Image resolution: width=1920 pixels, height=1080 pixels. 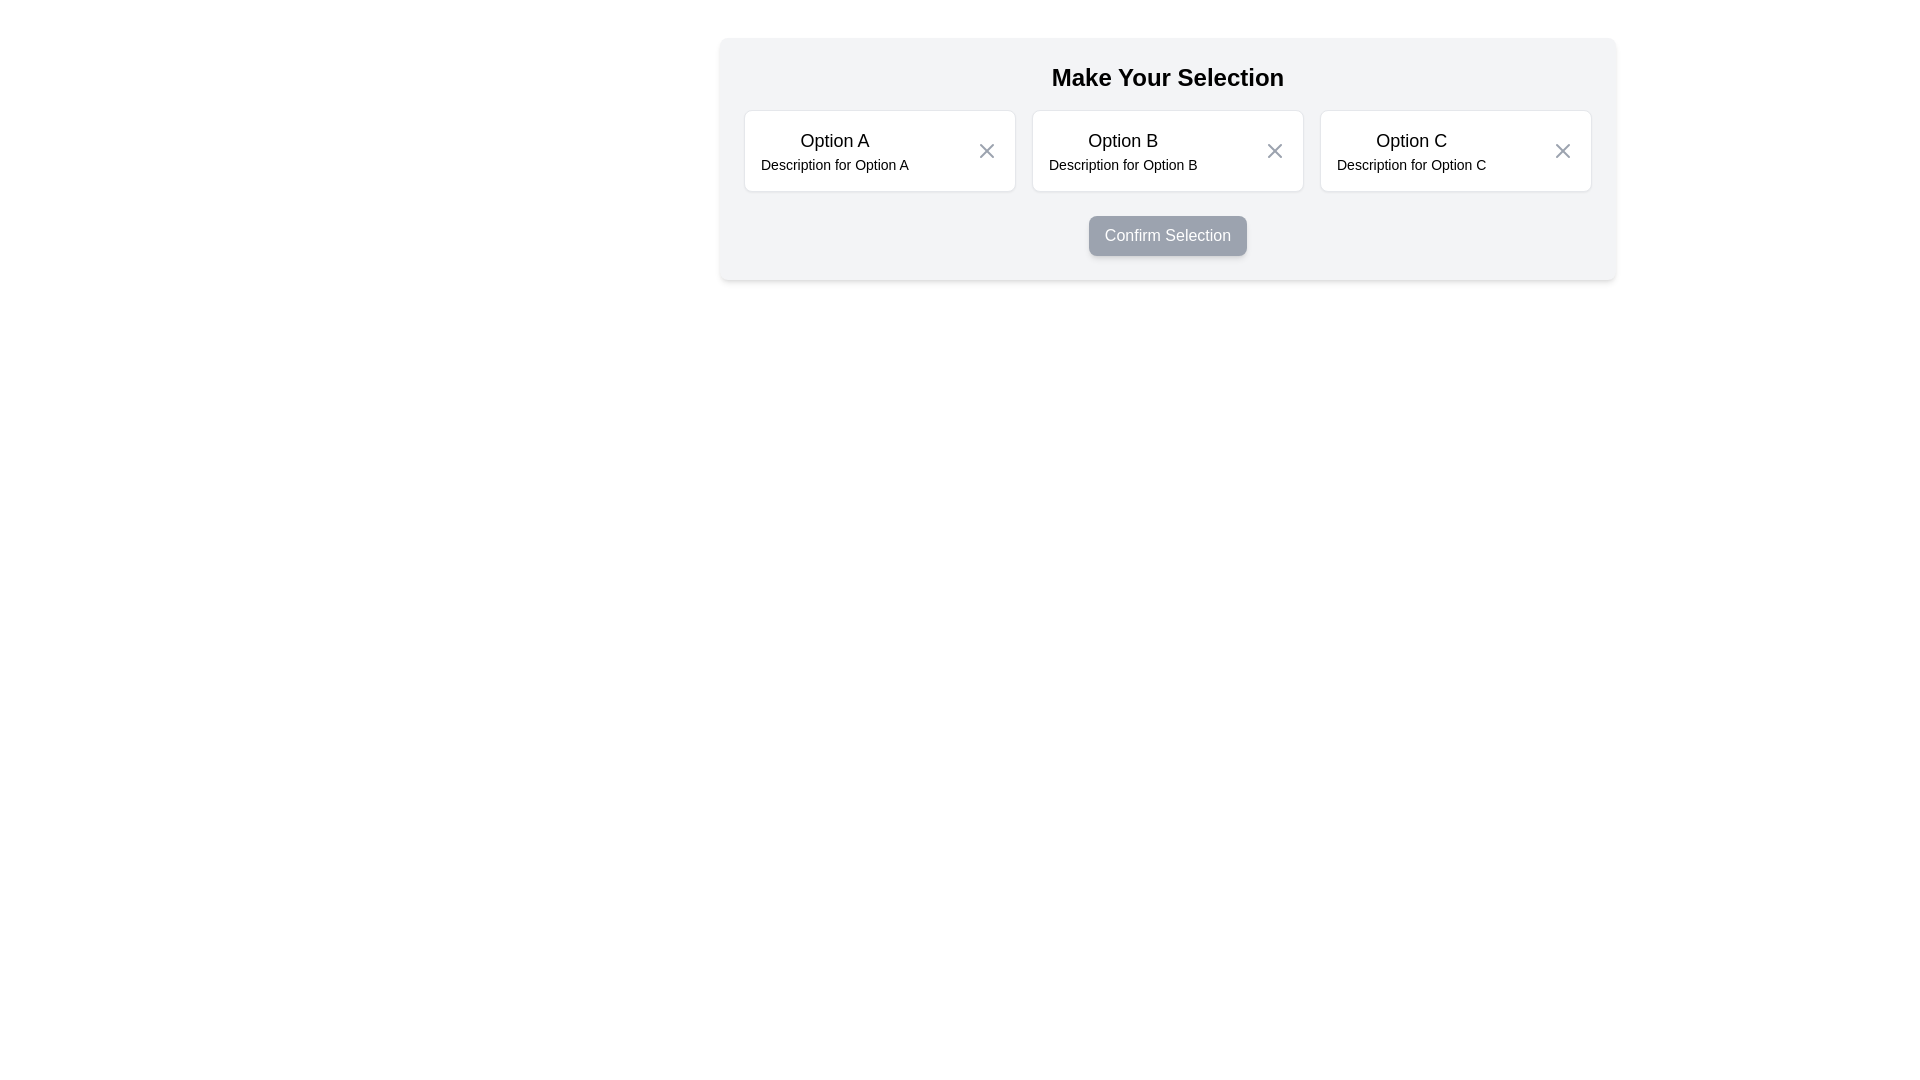 I want to click on the Text Display element that provides additional descriptive information for 'Option C', located at the center-right of the page, below the heading 'Option C', so click(x=1410, y=164).